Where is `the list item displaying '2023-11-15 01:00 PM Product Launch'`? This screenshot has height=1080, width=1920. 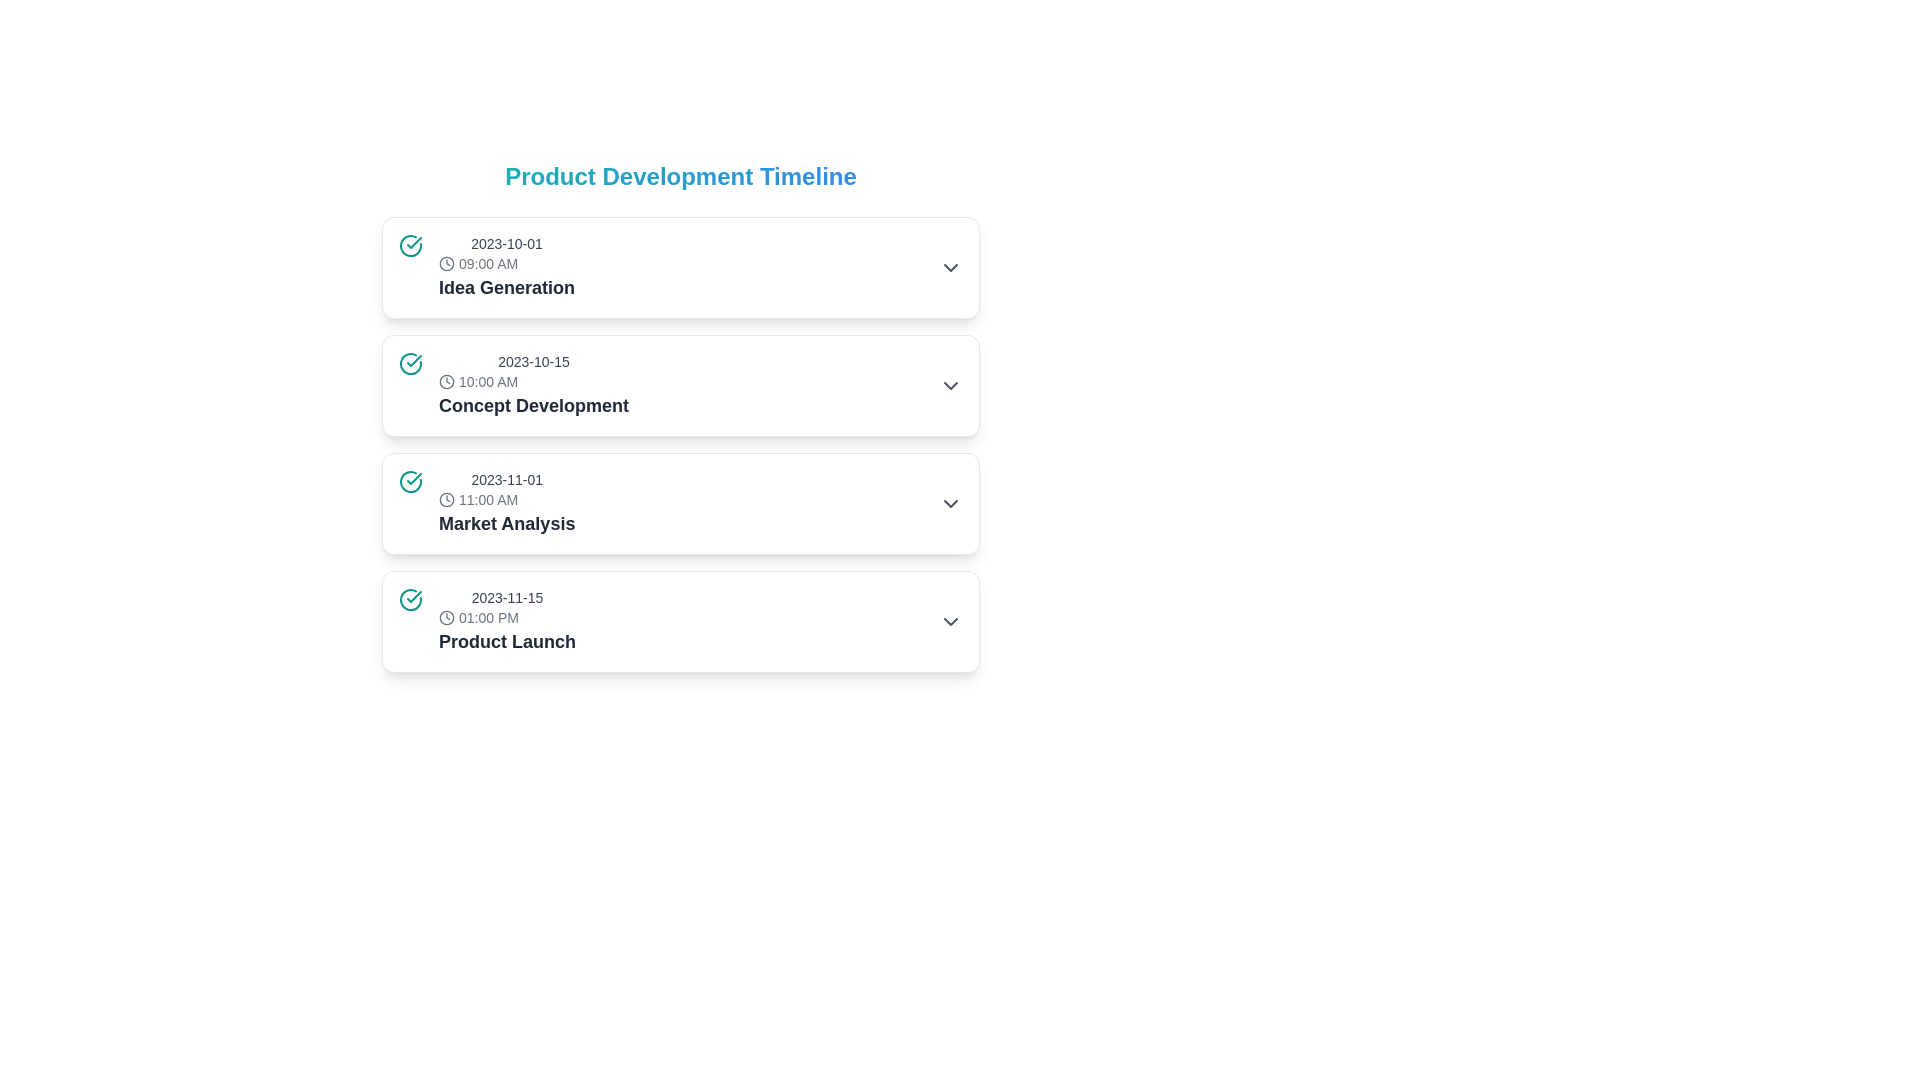 the list item displaying '2023-11-15 01:00 PM Product Launch' is located at coordinates (681, 620).